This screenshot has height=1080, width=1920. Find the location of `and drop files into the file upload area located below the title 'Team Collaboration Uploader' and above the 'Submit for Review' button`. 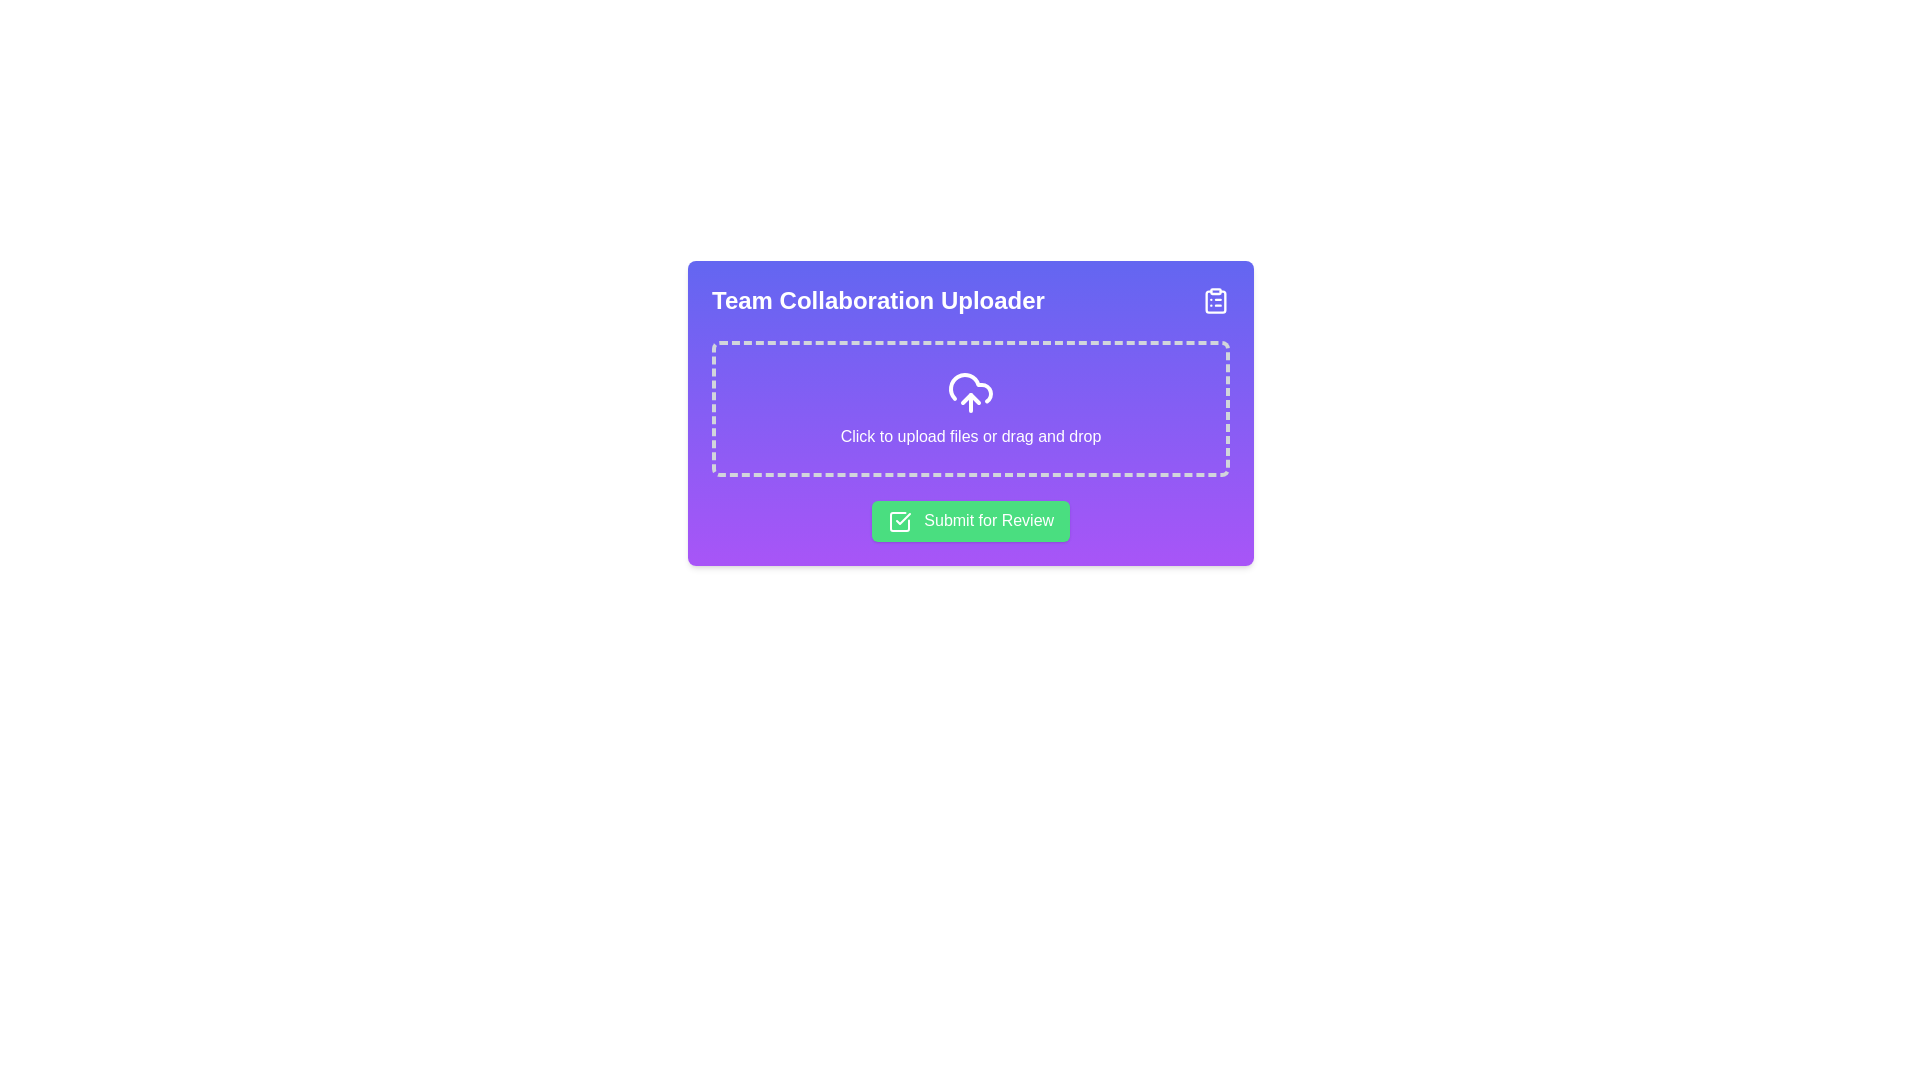

and drop files into the file upload area located below the title 'Team Collaboration Uploader' and above the 'Submit for Review' button is located at coordinates (970, 407).